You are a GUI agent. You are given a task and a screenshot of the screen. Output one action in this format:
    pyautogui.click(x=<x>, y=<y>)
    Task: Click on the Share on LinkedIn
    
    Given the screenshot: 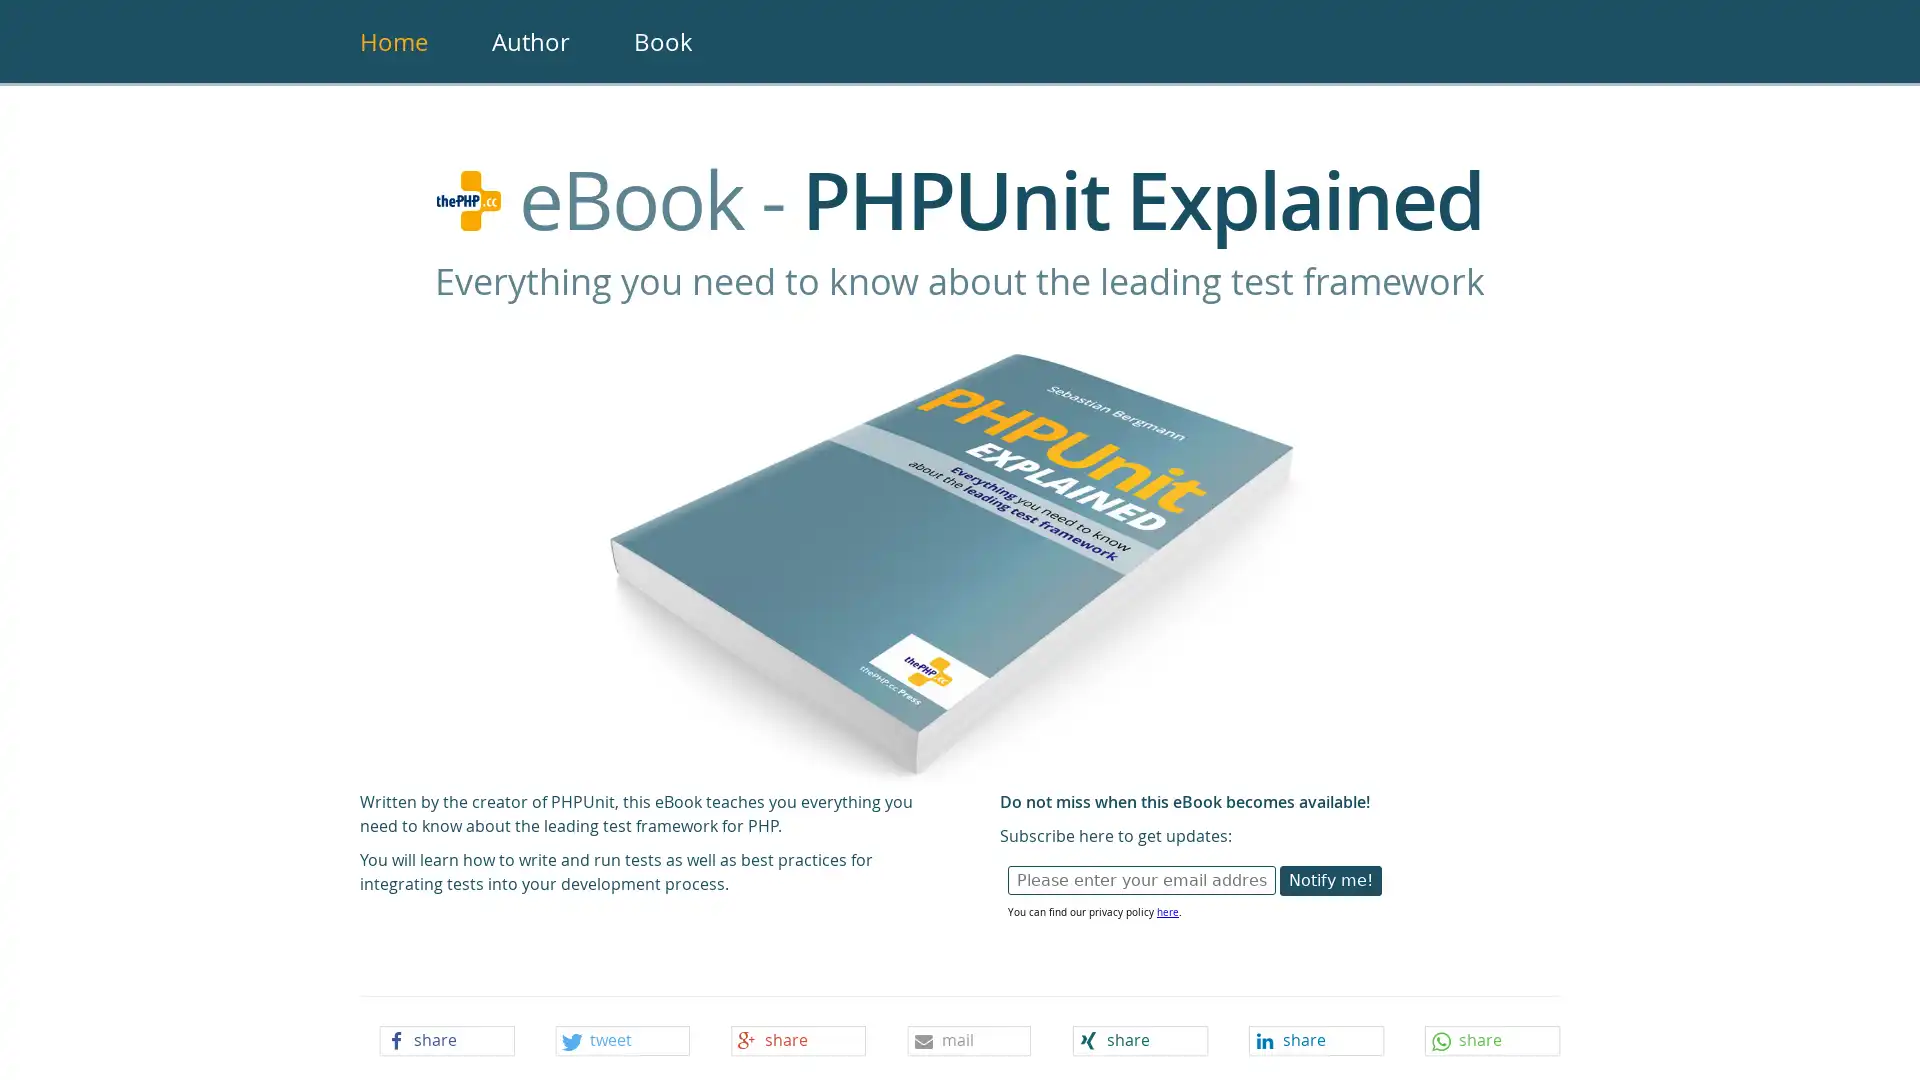 What is the action you would take?
    pyautogui.click(x=1315, y=1040)
    